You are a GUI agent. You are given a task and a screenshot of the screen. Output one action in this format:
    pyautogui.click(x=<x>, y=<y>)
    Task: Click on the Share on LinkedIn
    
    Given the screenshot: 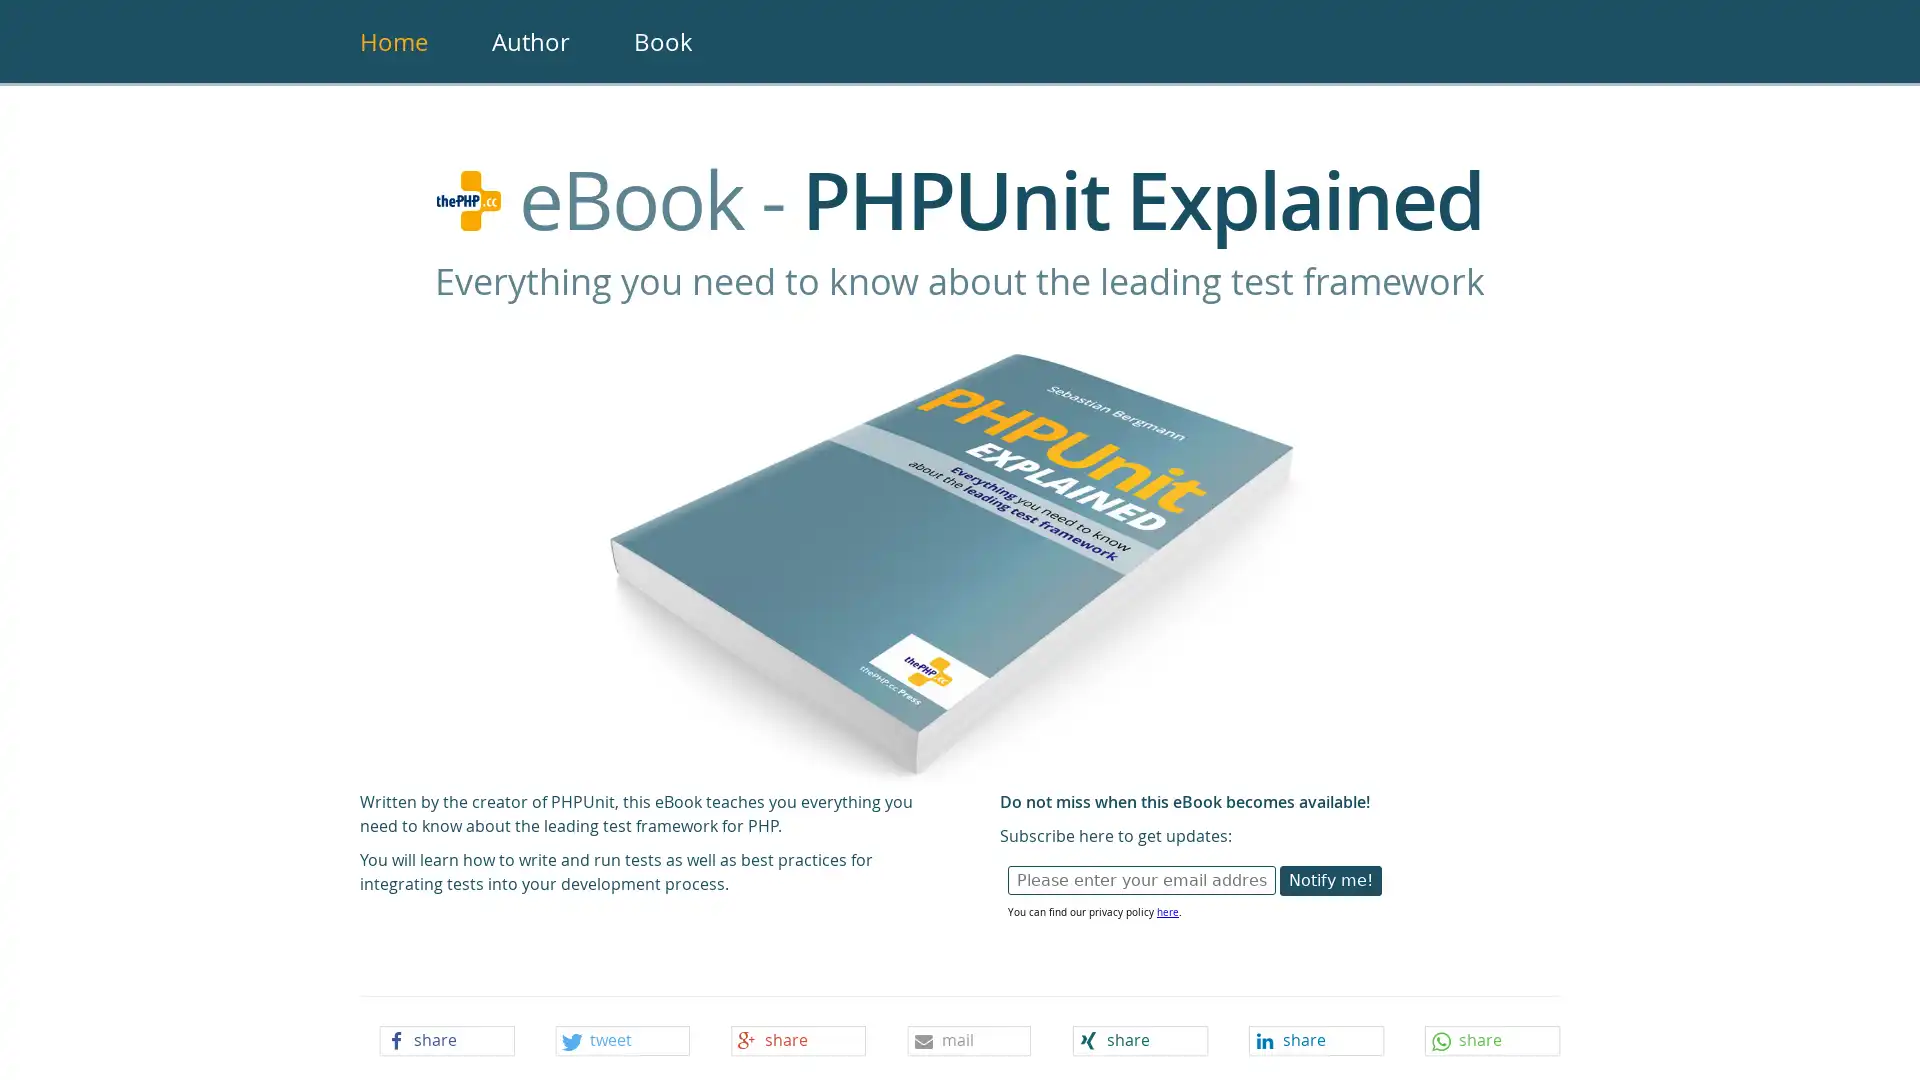 What is the action you would take?
    pyautogui.click(x=1315, y=1040)
    